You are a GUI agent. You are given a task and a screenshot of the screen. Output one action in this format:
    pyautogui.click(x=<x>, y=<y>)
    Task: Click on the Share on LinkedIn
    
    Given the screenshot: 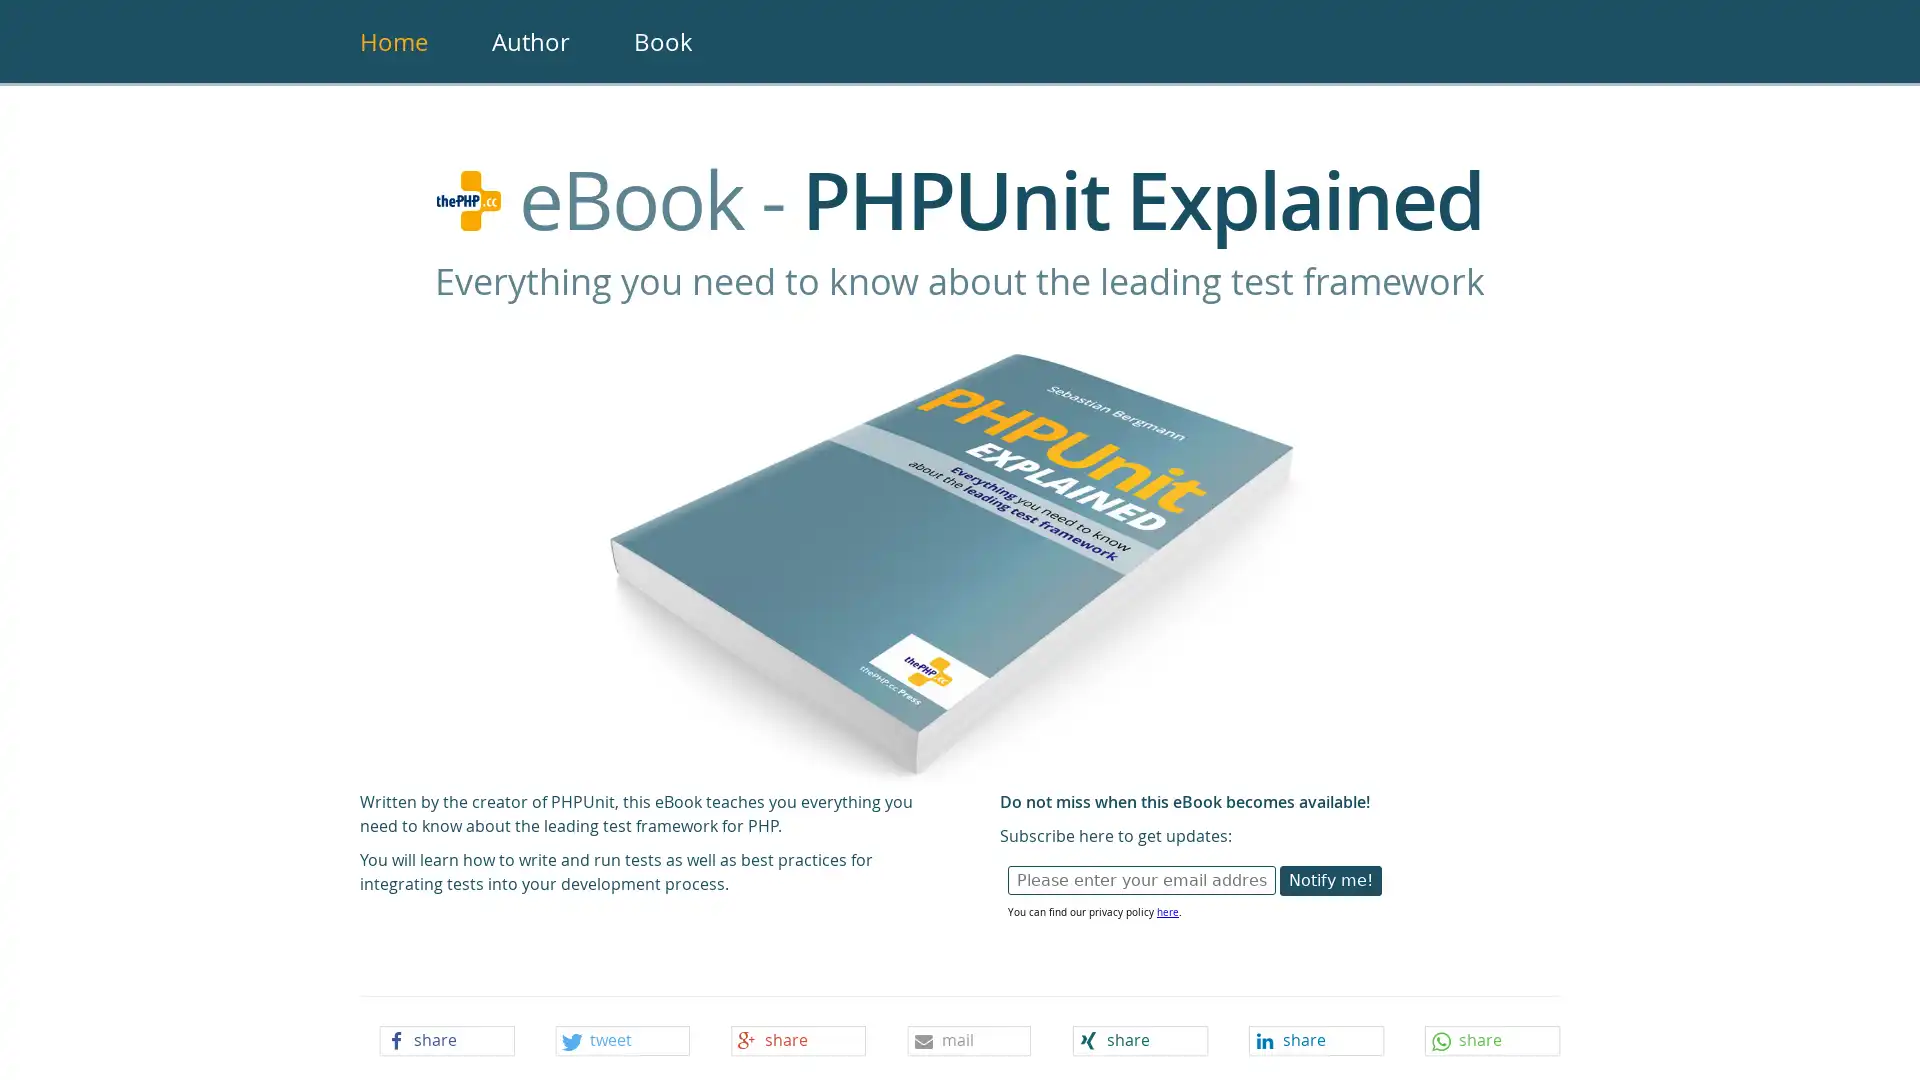 What is the action you would take?
    pyautogui.click(x=1315, y=1040)
    